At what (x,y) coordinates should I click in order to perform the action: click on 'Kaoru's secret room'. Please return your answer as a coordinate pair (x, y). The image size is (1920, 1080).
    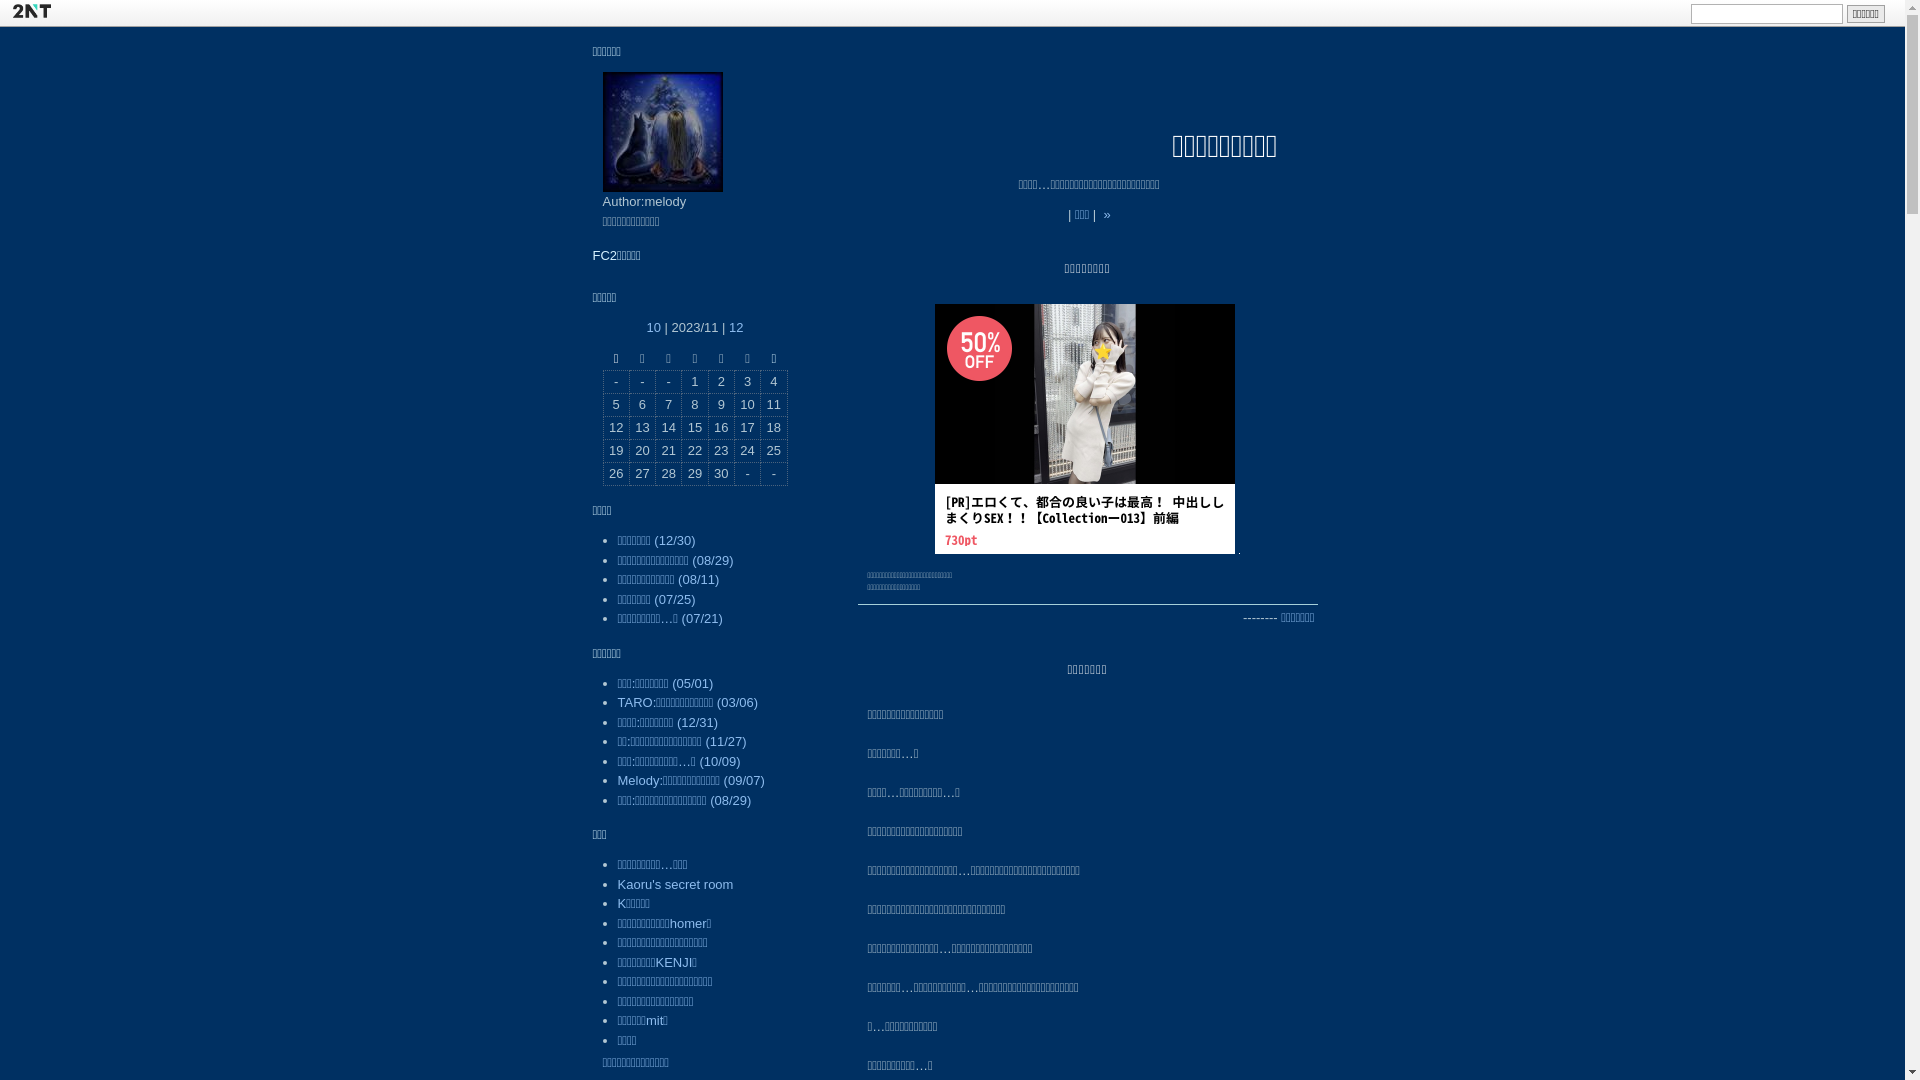
    Looking at the image, I should click on (676, 883).